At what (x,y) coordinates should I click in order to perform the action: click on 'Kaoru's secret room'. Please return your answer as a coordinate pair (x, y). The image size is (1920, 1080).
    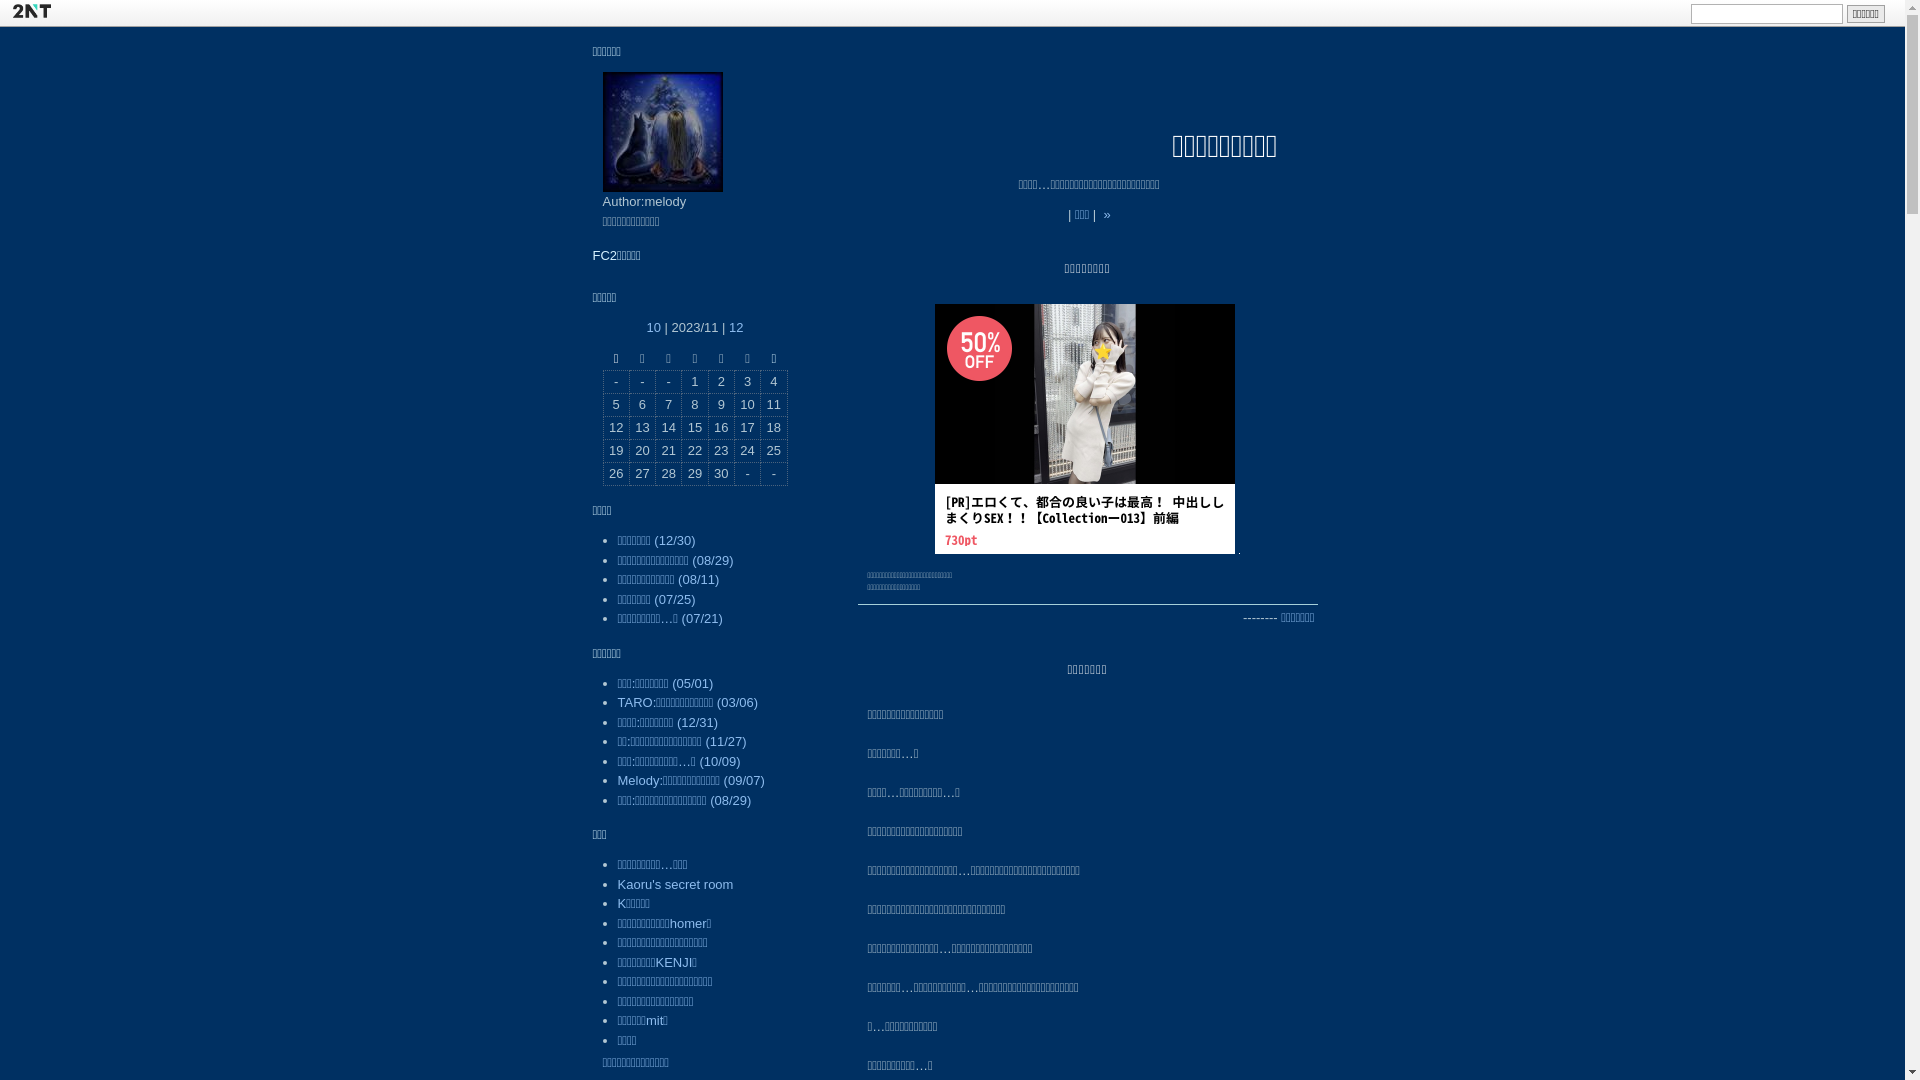
    Looking at the image, I should click on (676, 883).